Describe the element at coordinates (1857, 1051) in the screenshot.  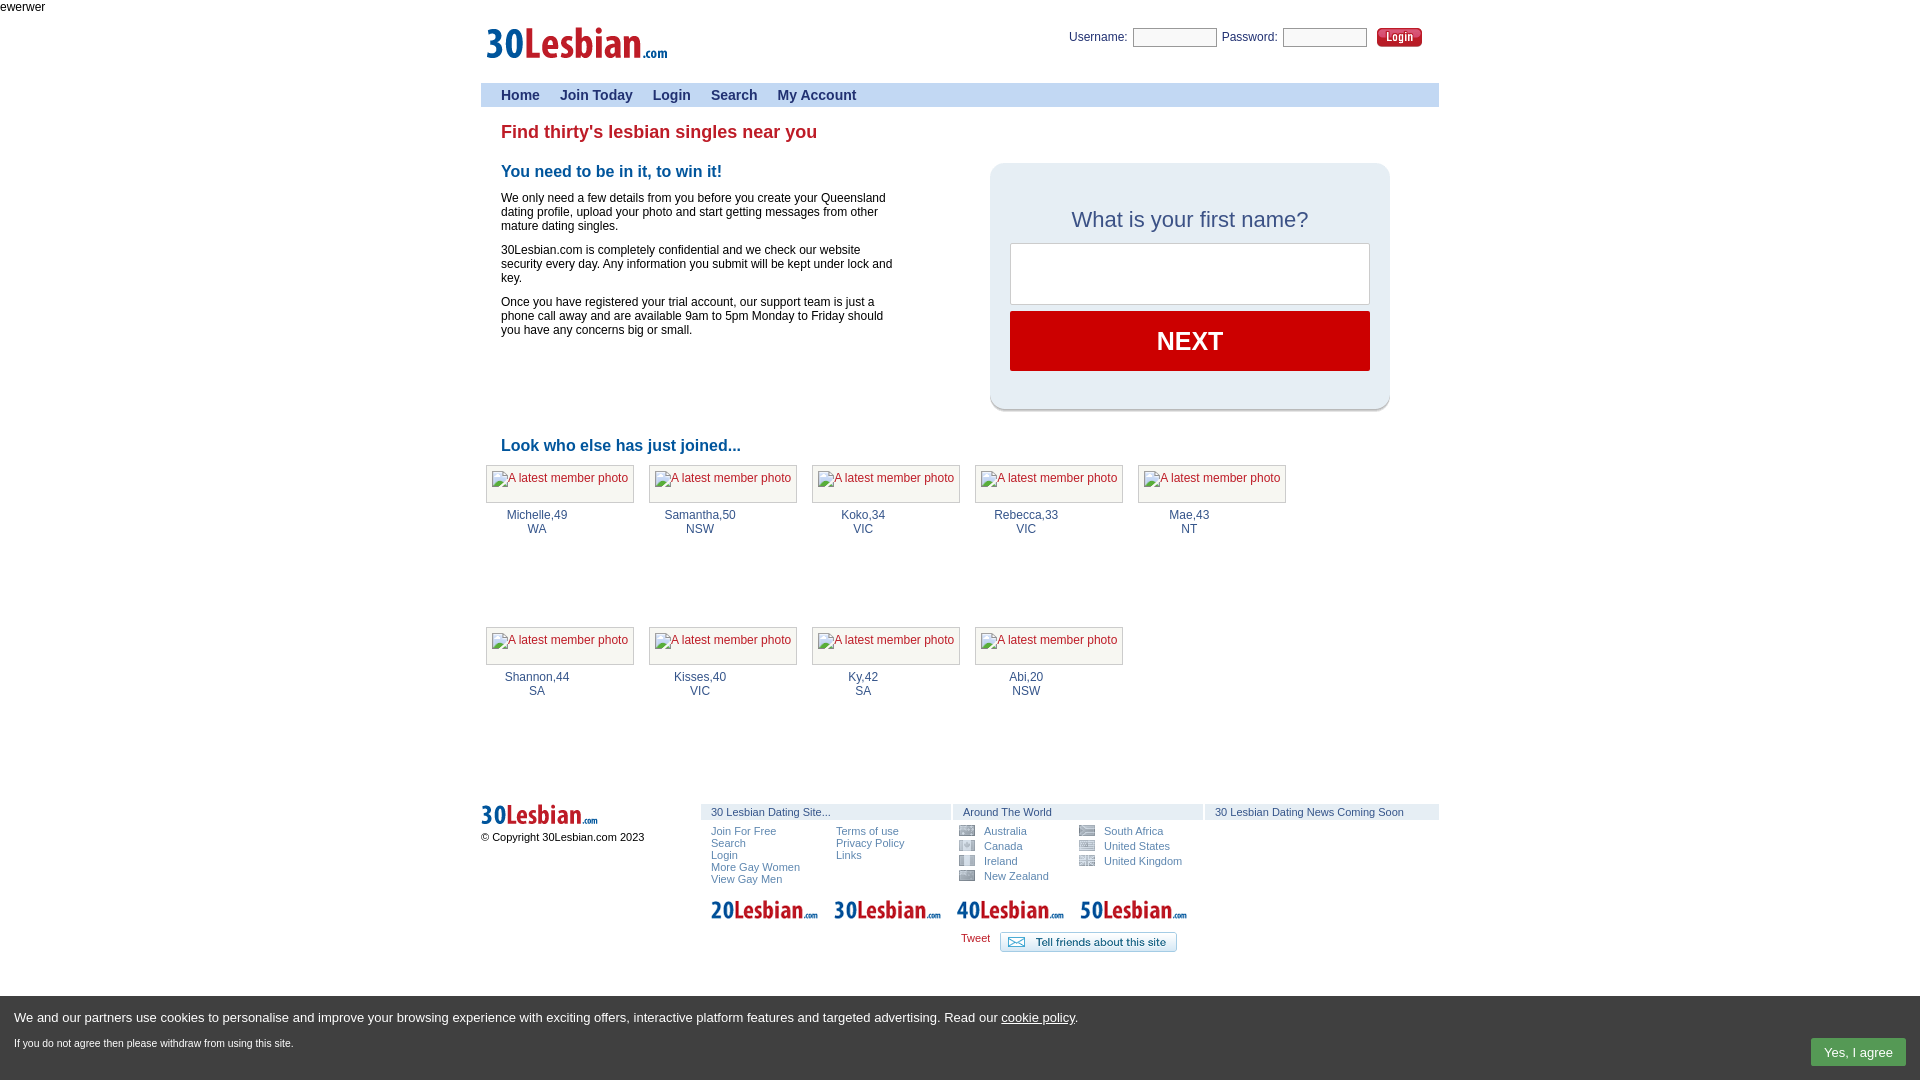
I see `'Yes, I agree'` at that location.